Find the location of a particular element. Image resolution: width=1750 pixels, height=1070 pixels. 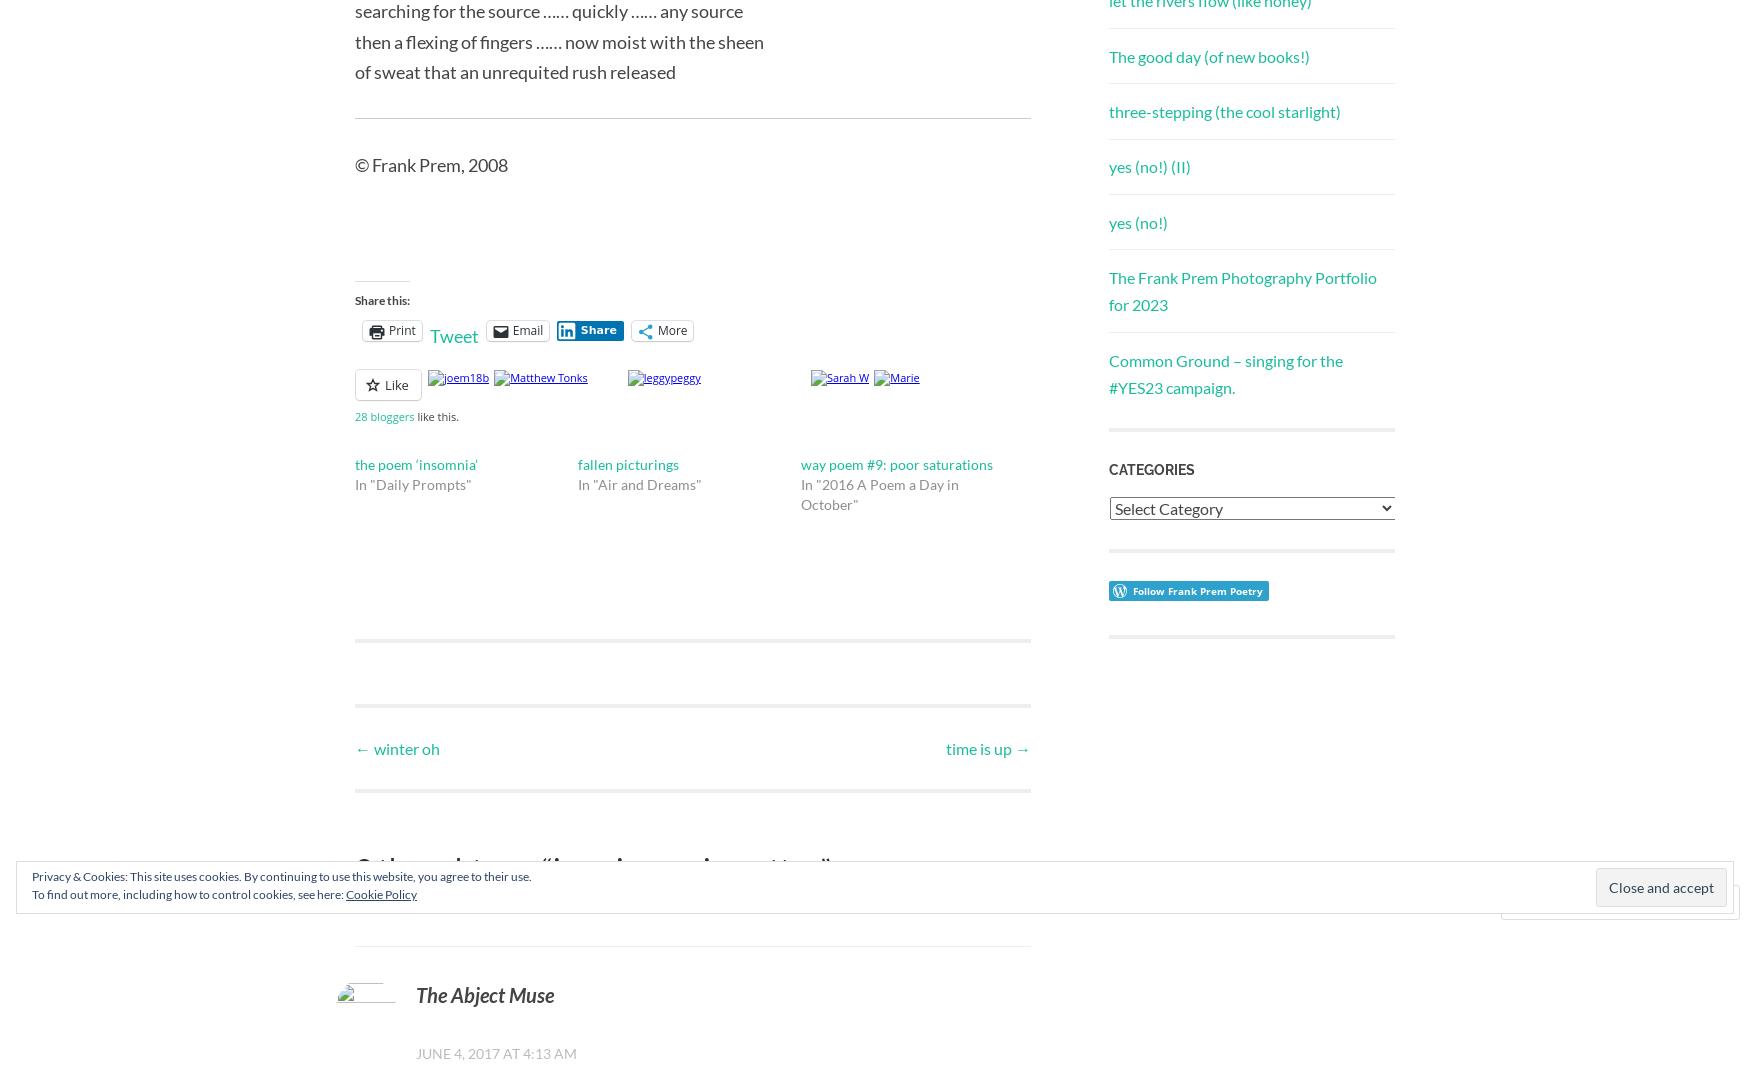

'Comment' is located at coordinates (1568, 901).